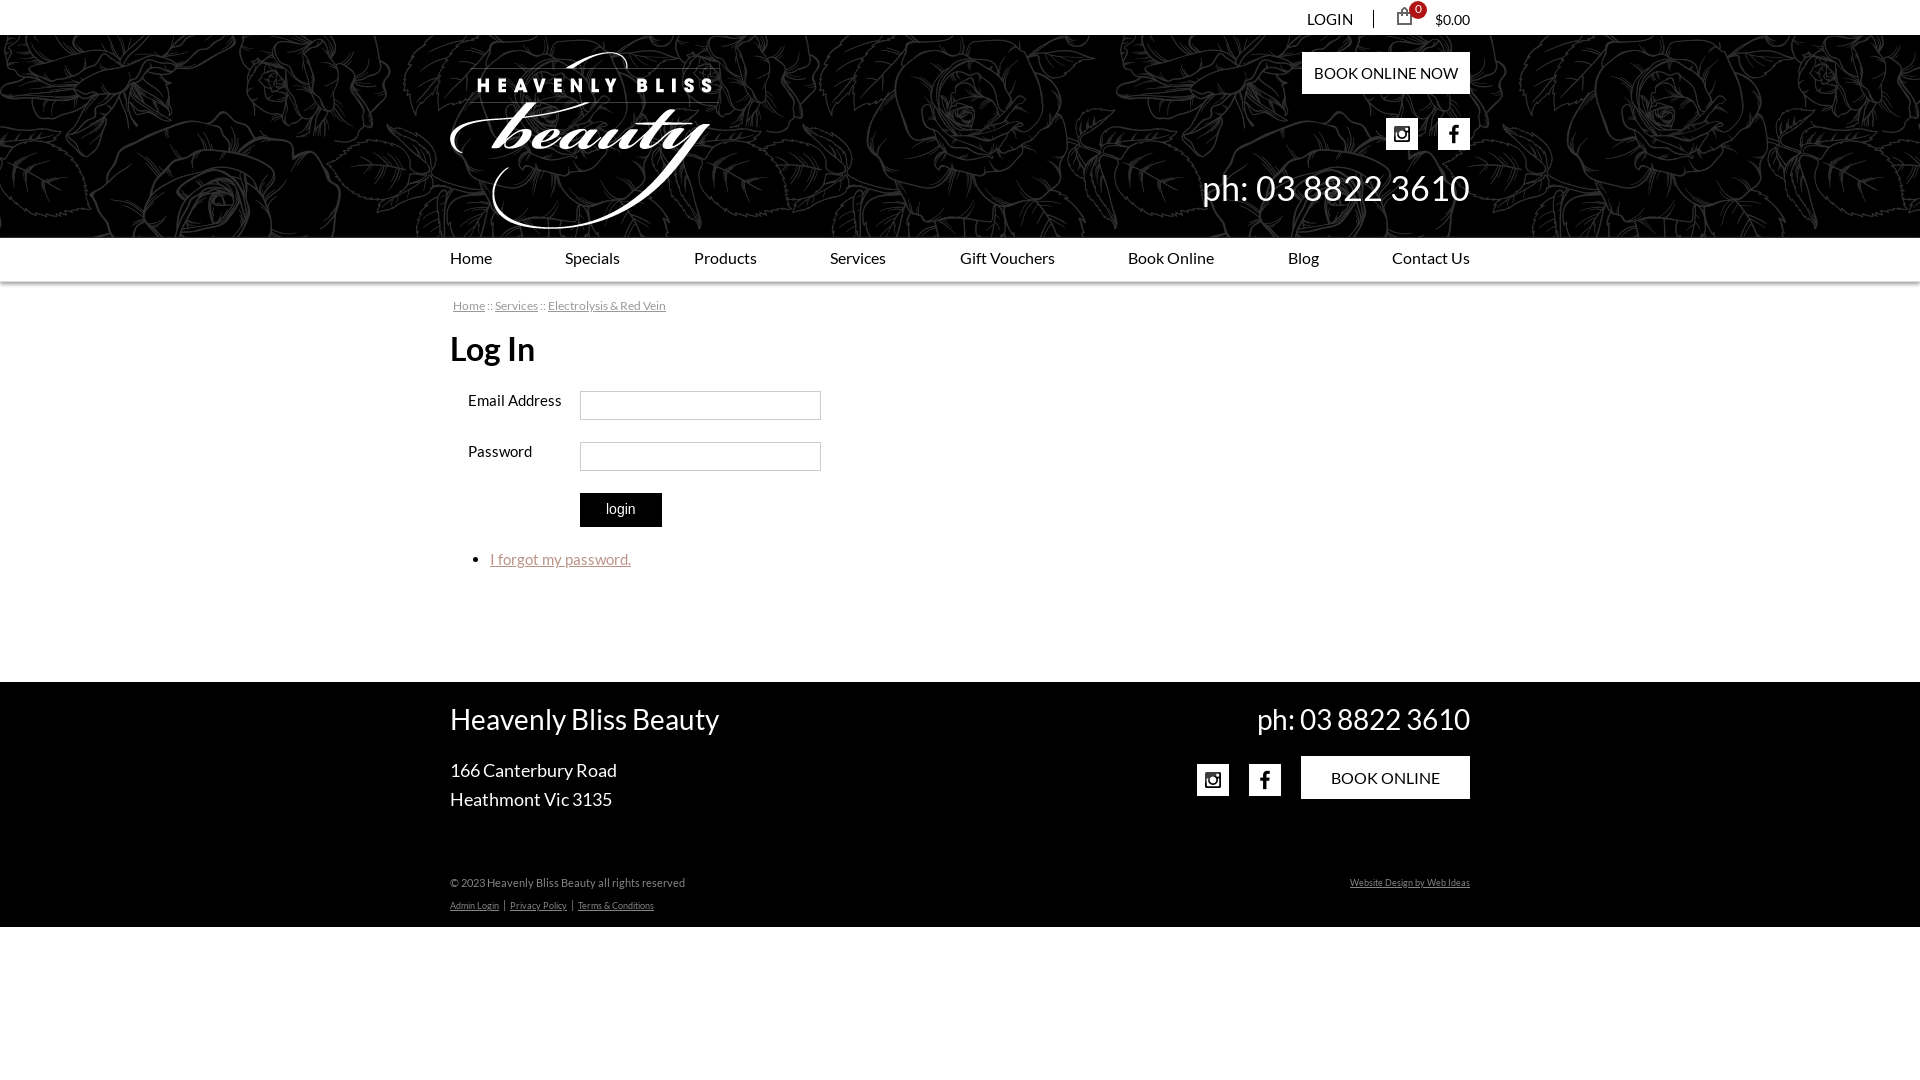 The image size is (1920, 1080). I want to click on 'Gift Vouchers', so click(960, 258).